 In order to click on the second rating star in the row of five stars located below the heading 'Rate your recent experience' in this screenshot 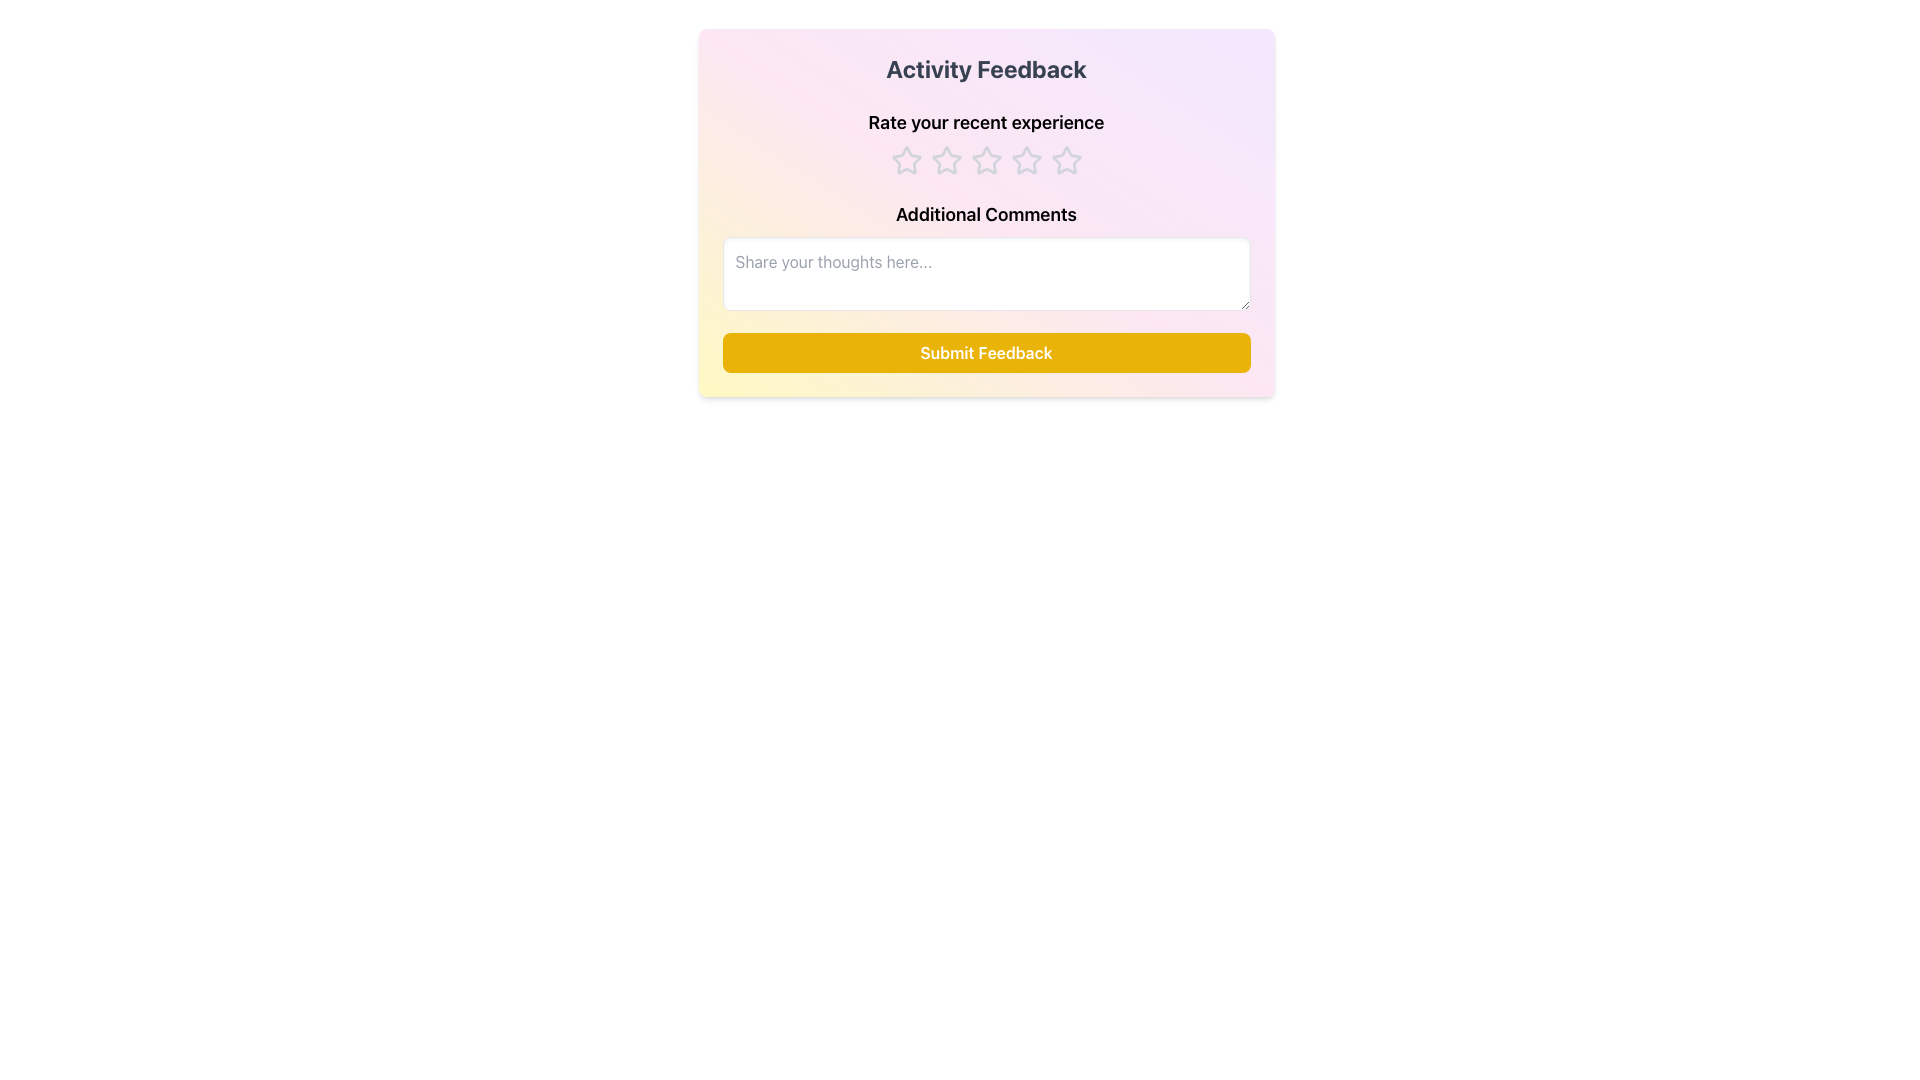, I will do `click(945, 159)`.